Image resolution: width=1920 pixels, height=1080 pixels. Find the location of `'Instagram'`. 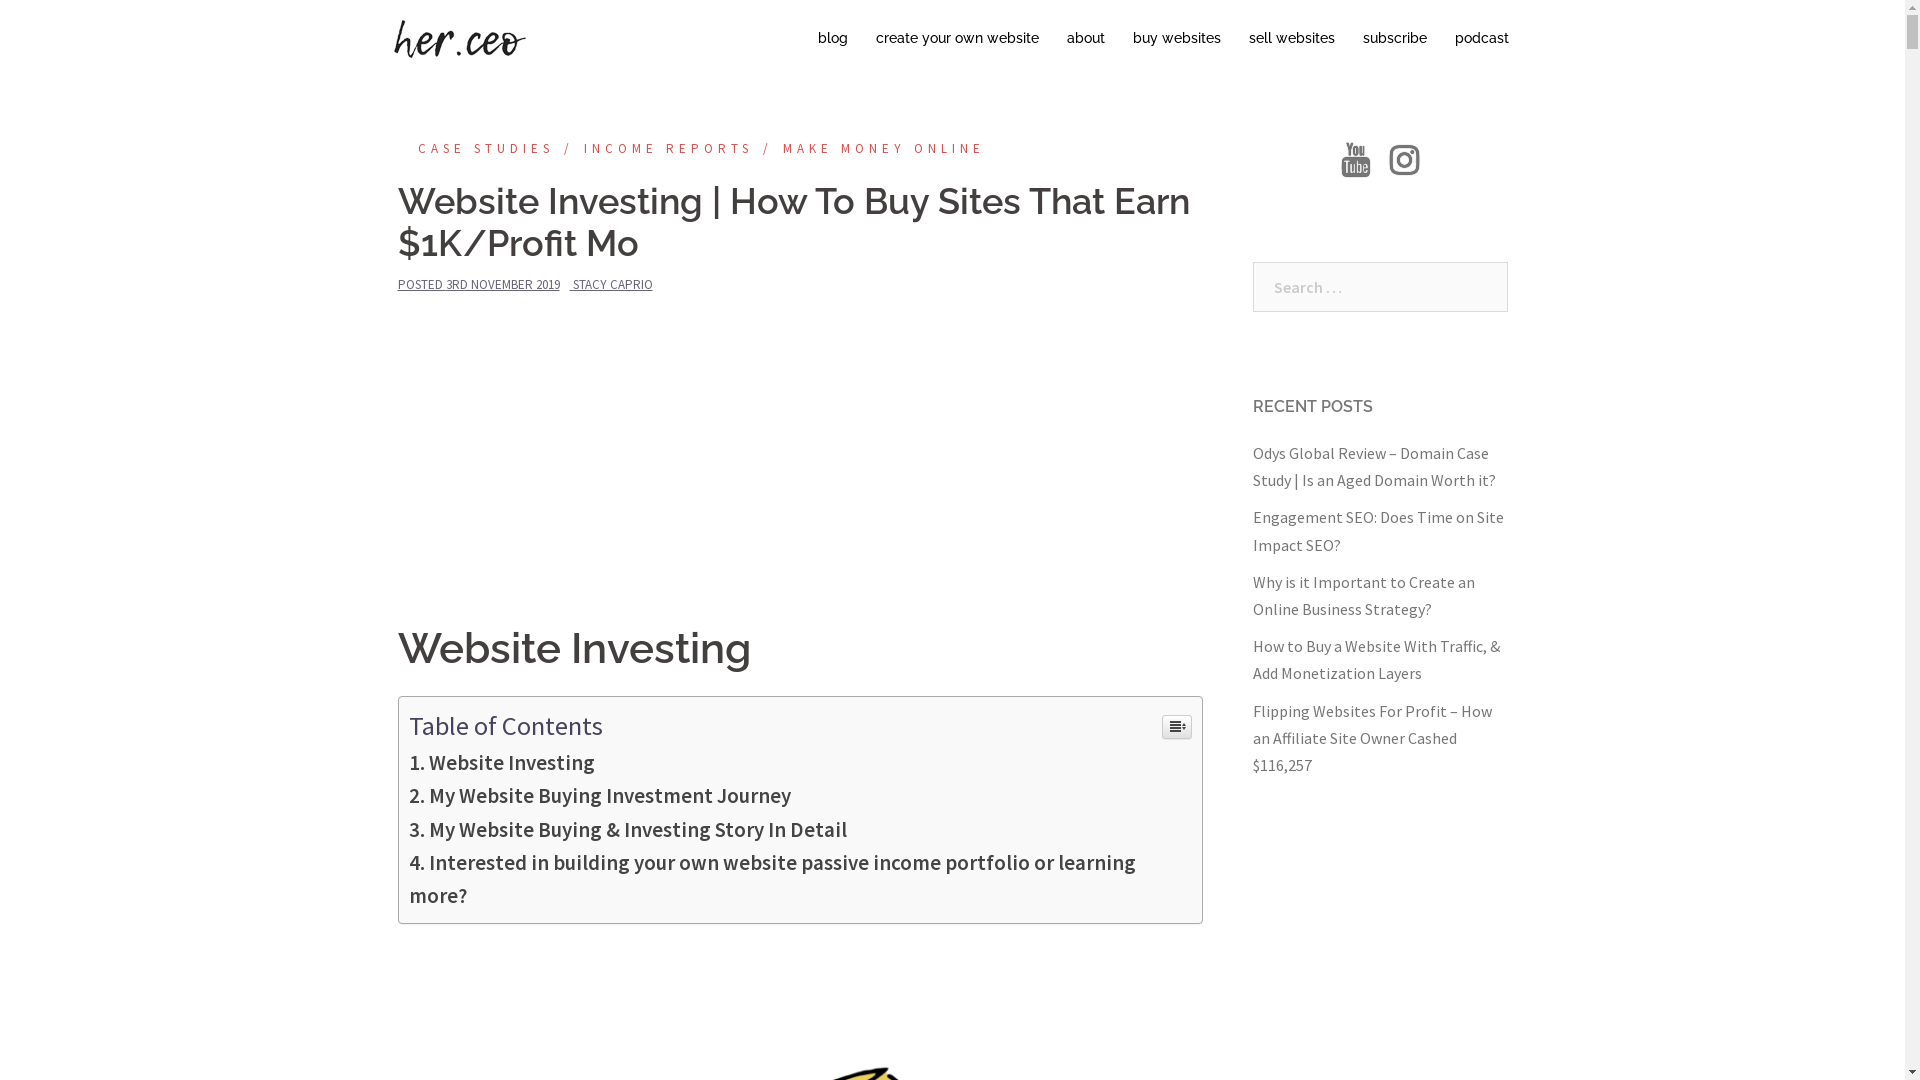

'Instagram' is located at coordinates (1403, 164).